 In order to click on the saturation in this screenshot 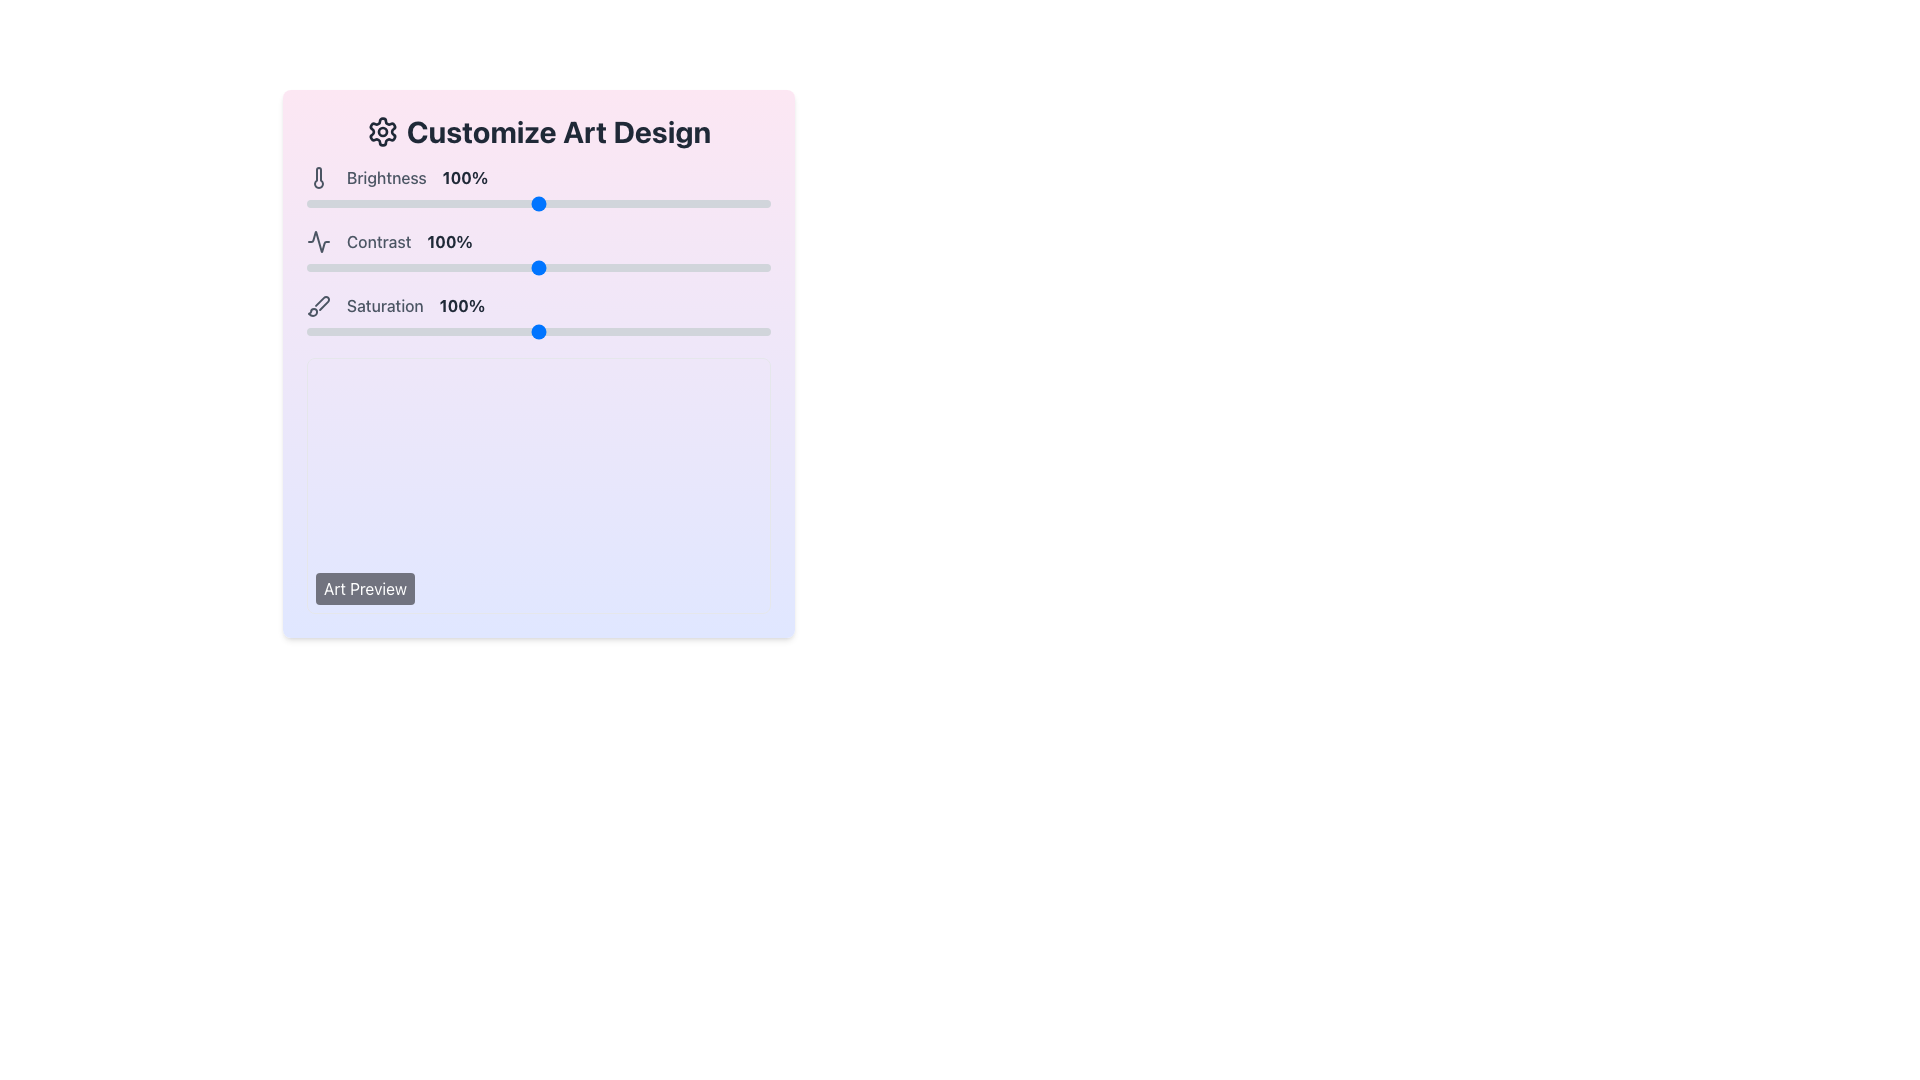, I will do `click(392, 330)`.